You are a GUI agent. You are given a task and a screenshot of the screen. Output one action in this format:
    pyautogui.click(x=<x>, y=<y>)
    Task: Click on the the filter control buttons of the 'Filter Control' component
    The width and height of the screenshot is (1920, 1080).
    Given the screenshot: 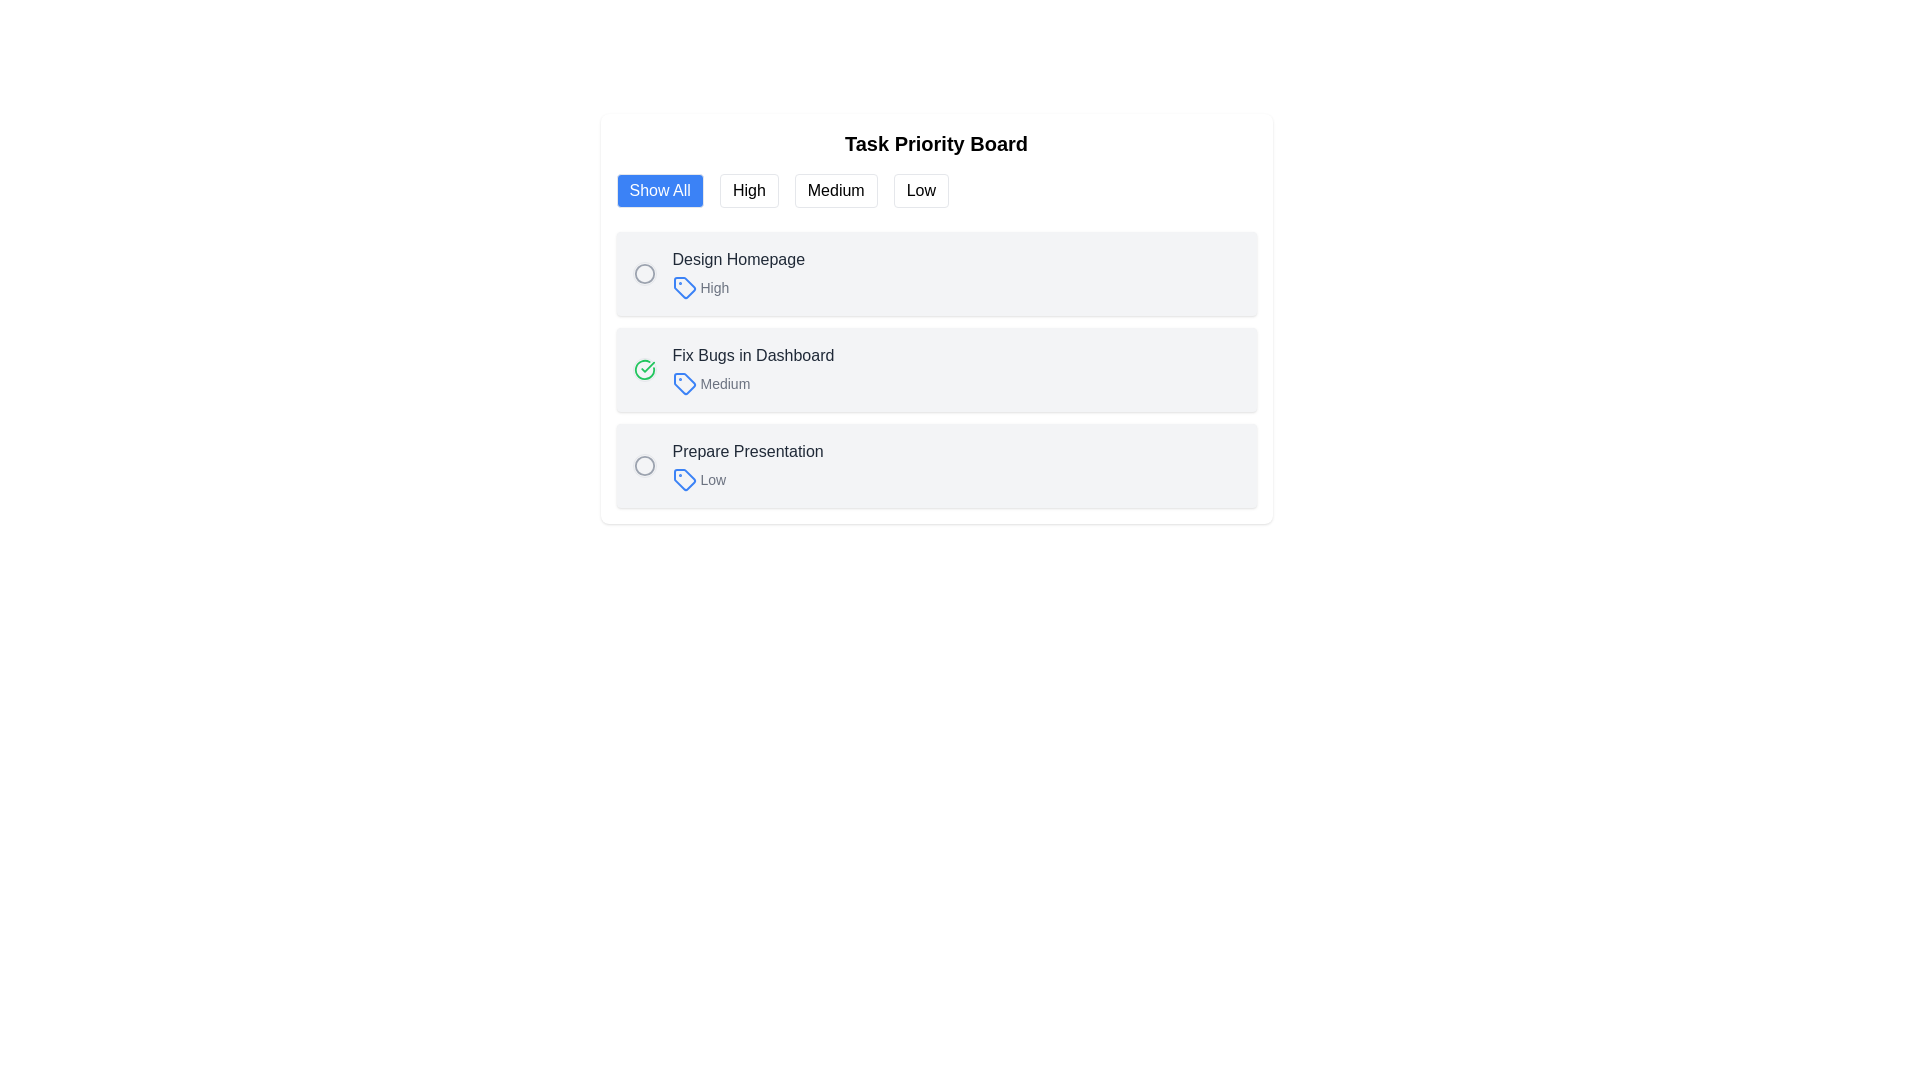 What is the action you would take?
    pyautogui.click(x=935, y=168)
    